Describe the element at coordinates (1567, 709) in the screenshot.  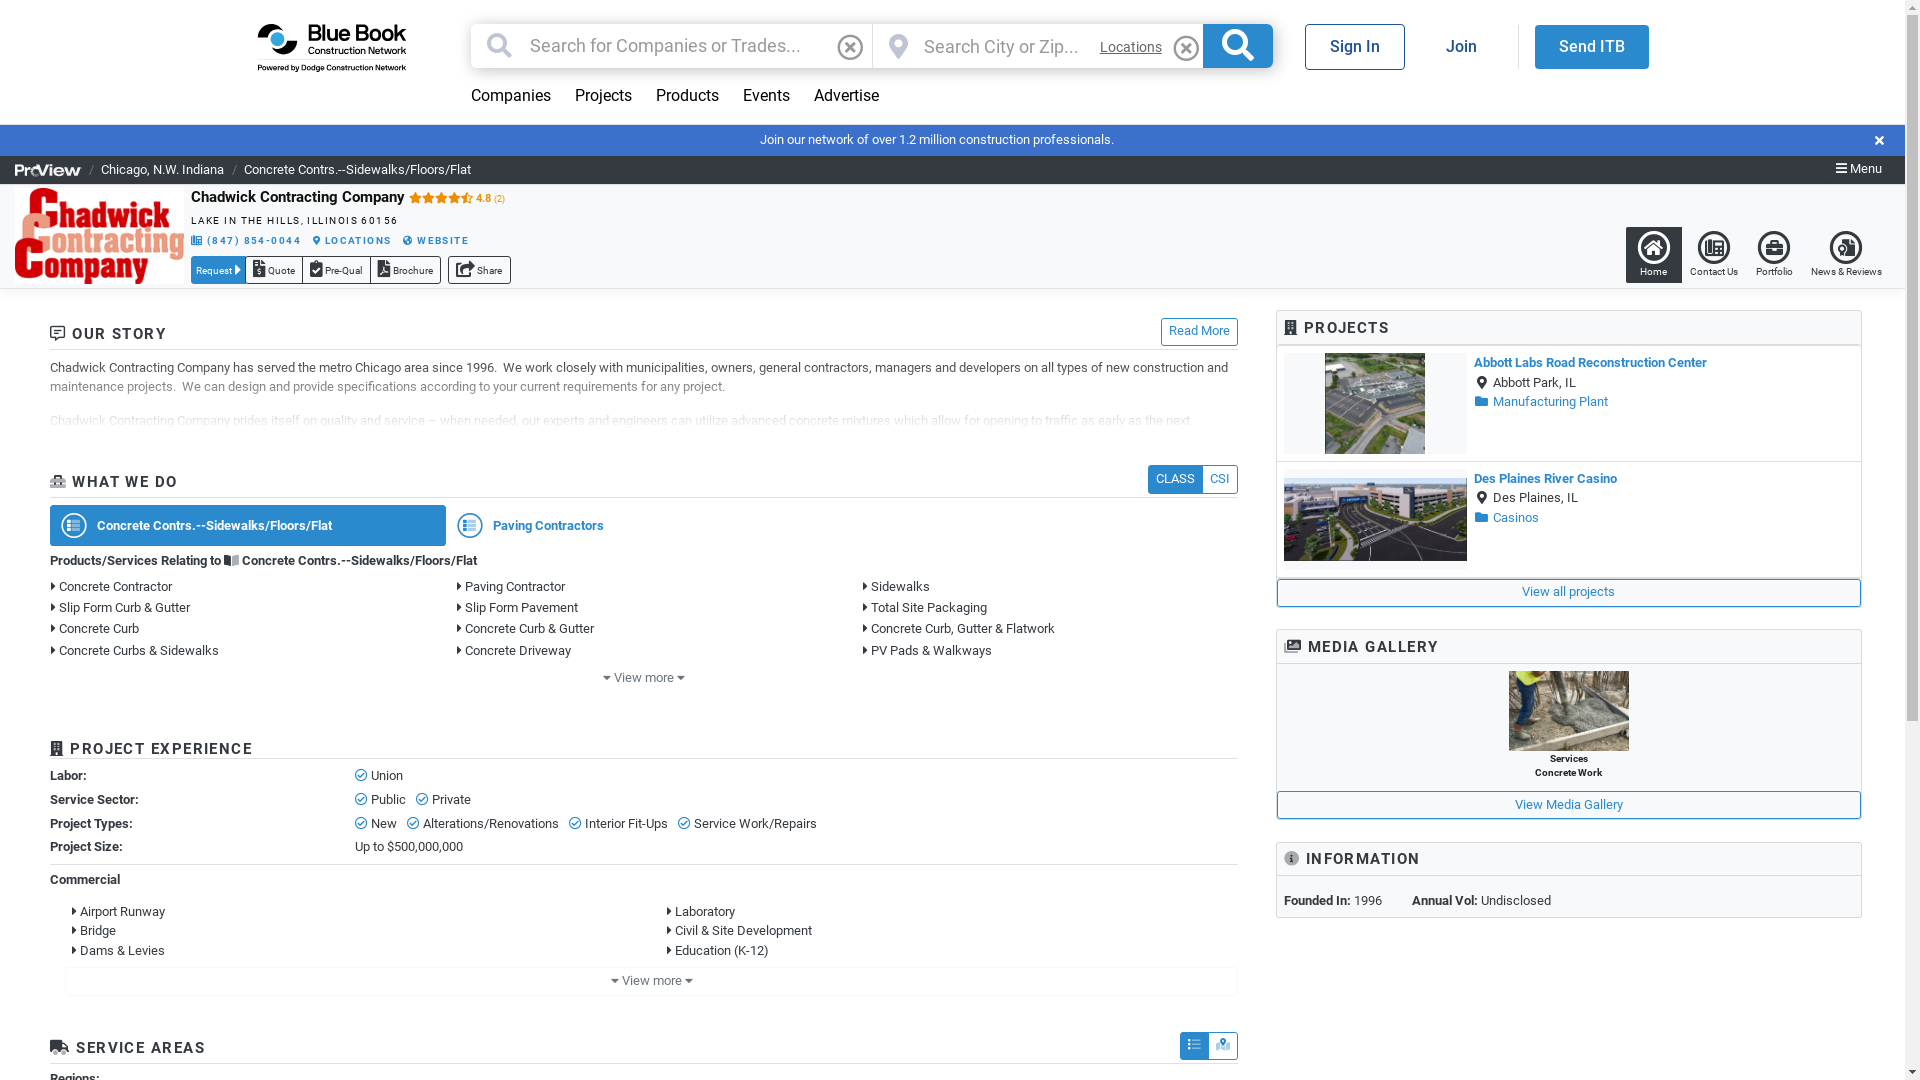
I see `'Services'` at that location.